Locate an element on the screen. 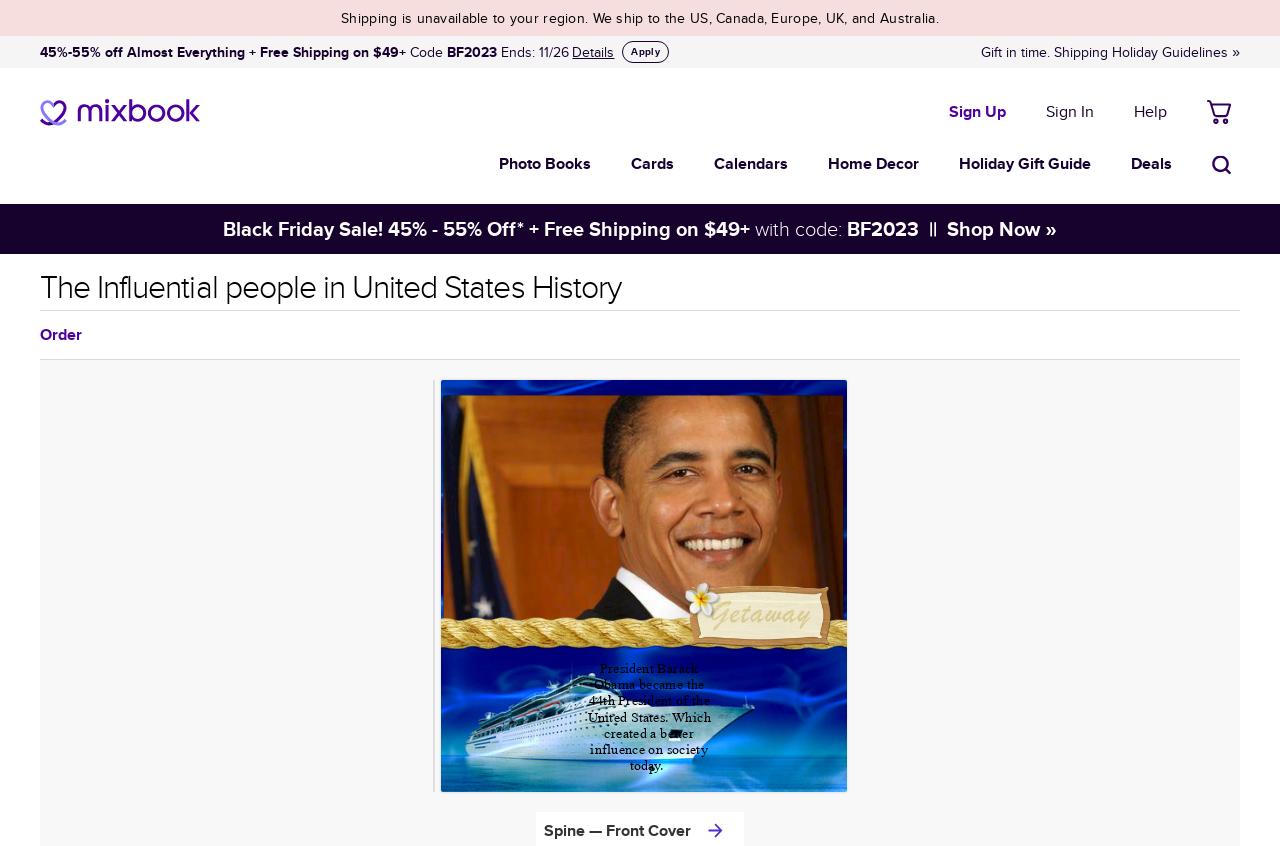 The height and width of the screenshot is (846, 1280). 'Shipping is unavailable to your region. We ship to the US, Canada, Europe, UK, and Australia.' is located at coordinates (638, 17).